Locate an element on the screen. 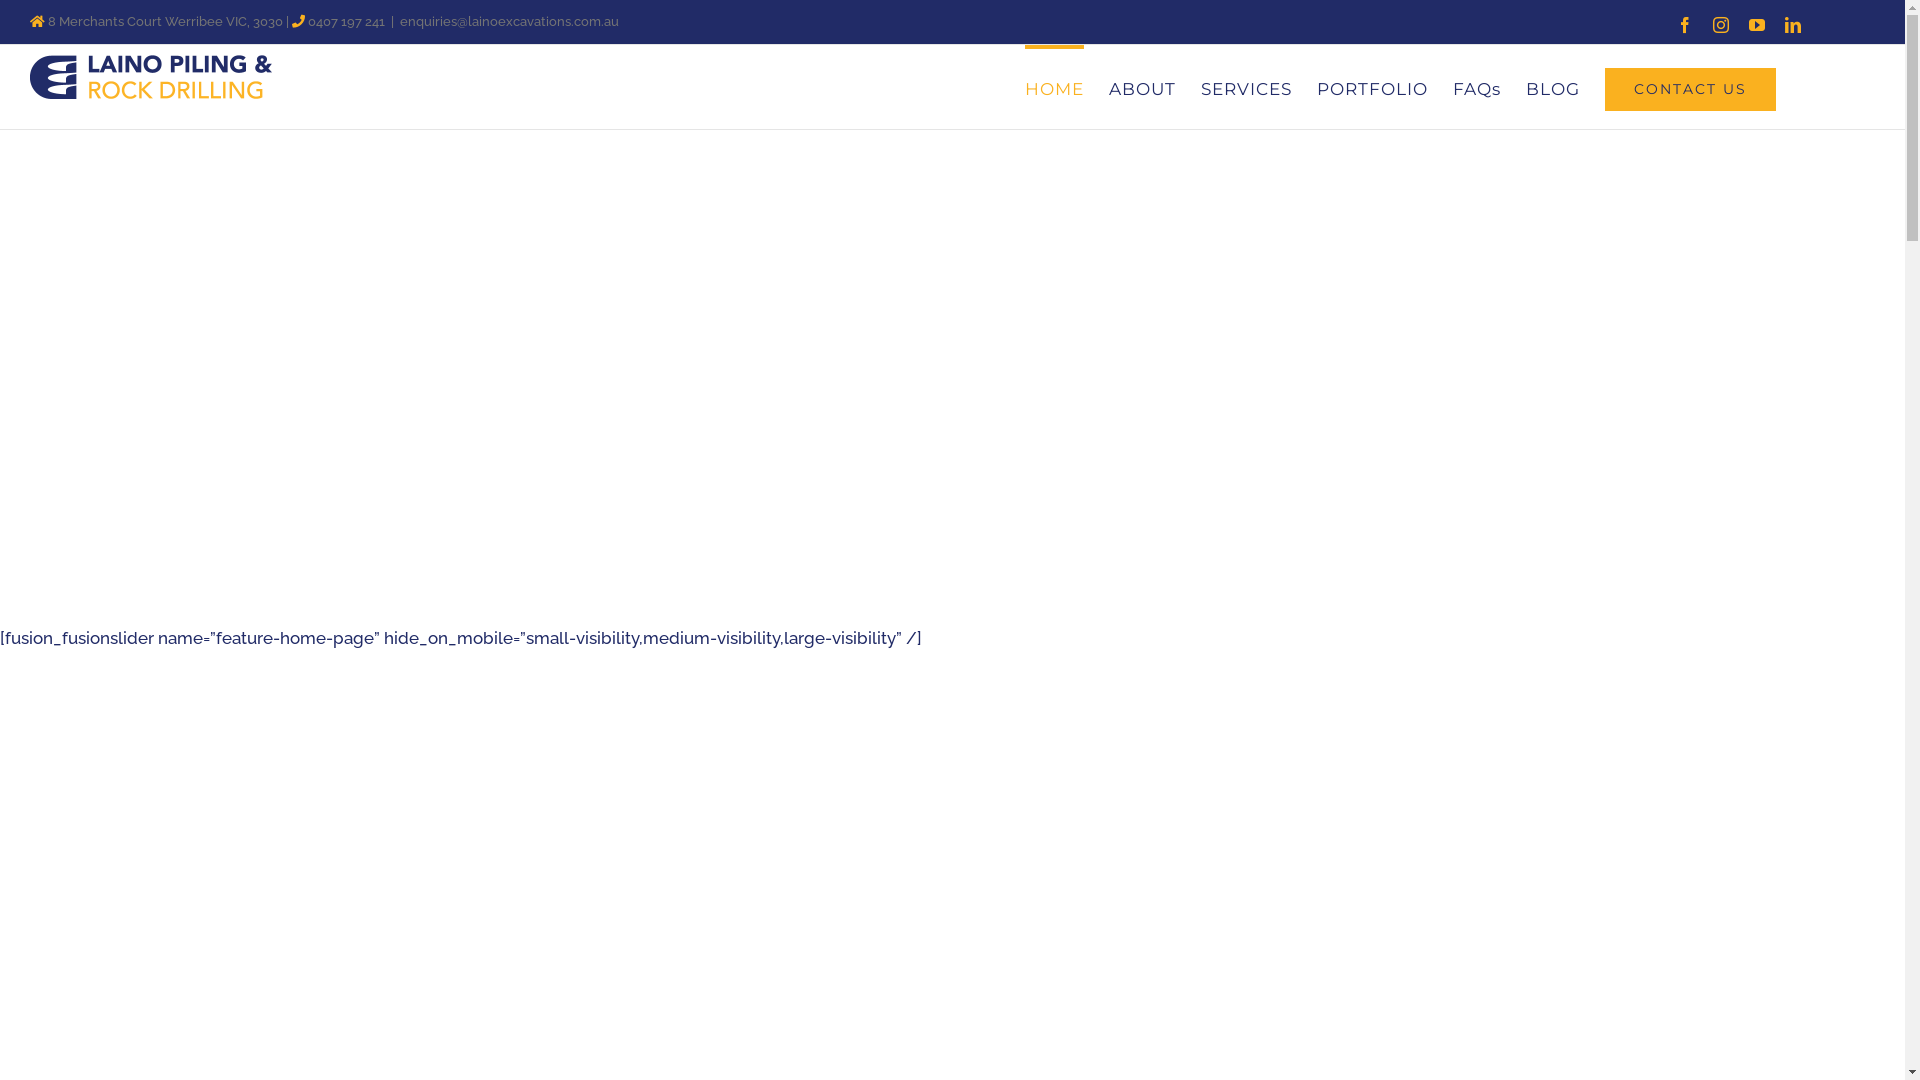 This screenshot has width=1920, height=1080. 'Facebook' is located at coordinates (1683, 23).